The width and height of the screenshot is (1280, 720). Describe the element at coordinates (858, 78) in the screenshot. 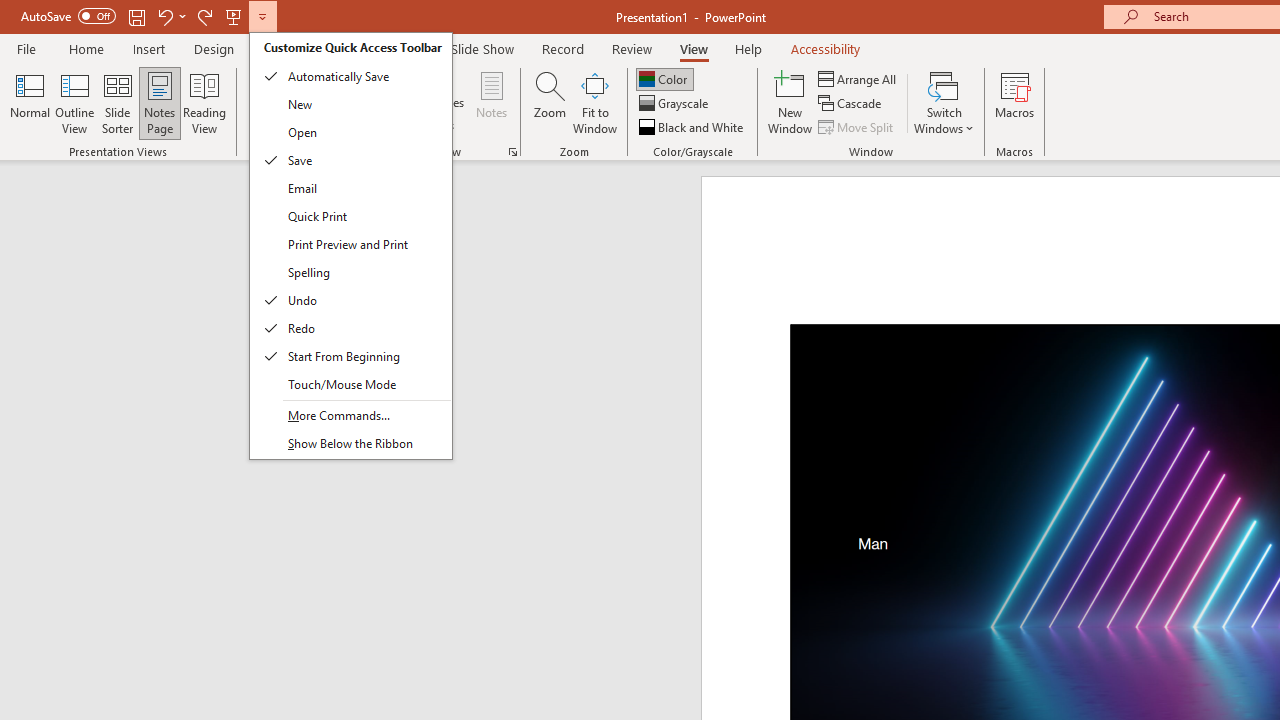

I see `'Arrange All'` at that location.